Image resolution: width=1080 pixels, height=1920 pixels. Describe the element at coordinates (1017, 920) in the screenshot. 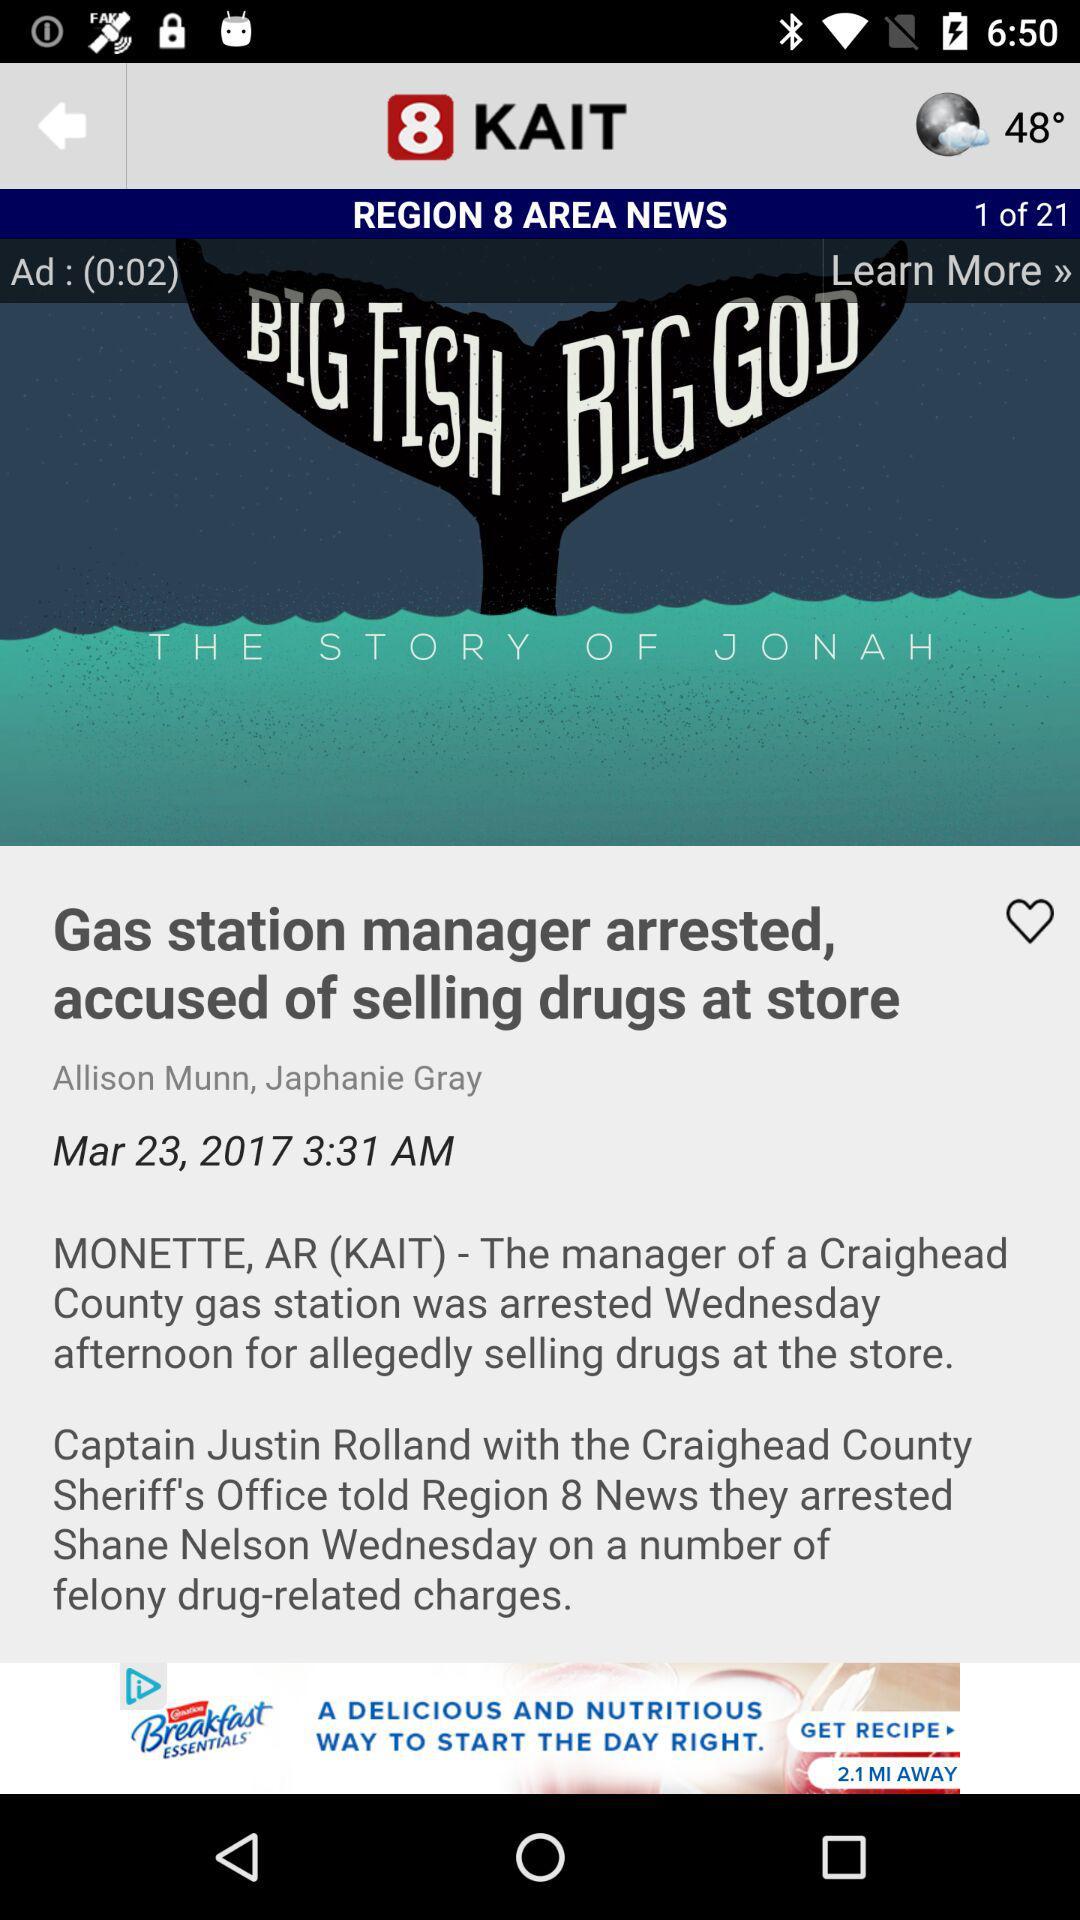

I see `like the article` at that location.